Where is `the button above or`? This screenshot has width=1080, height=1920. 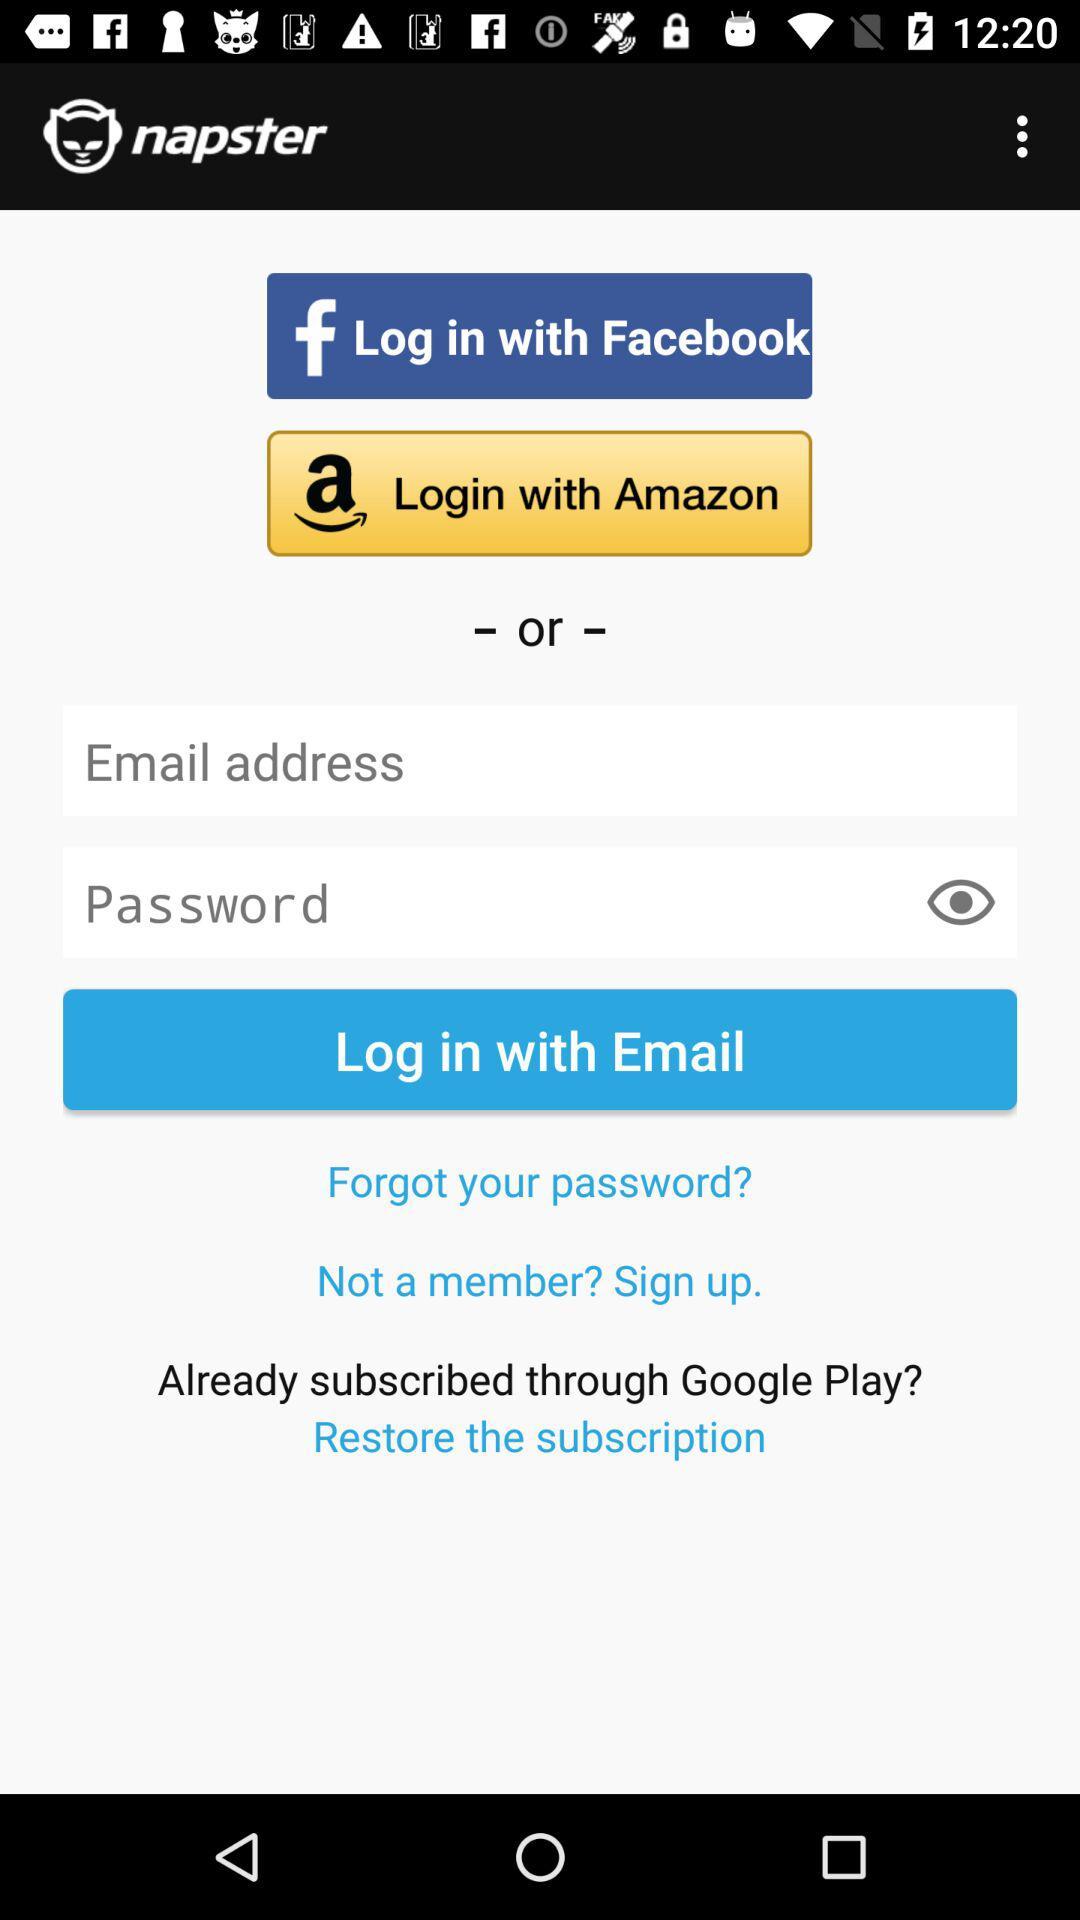 the button above or is located at coordinates (538, 494).